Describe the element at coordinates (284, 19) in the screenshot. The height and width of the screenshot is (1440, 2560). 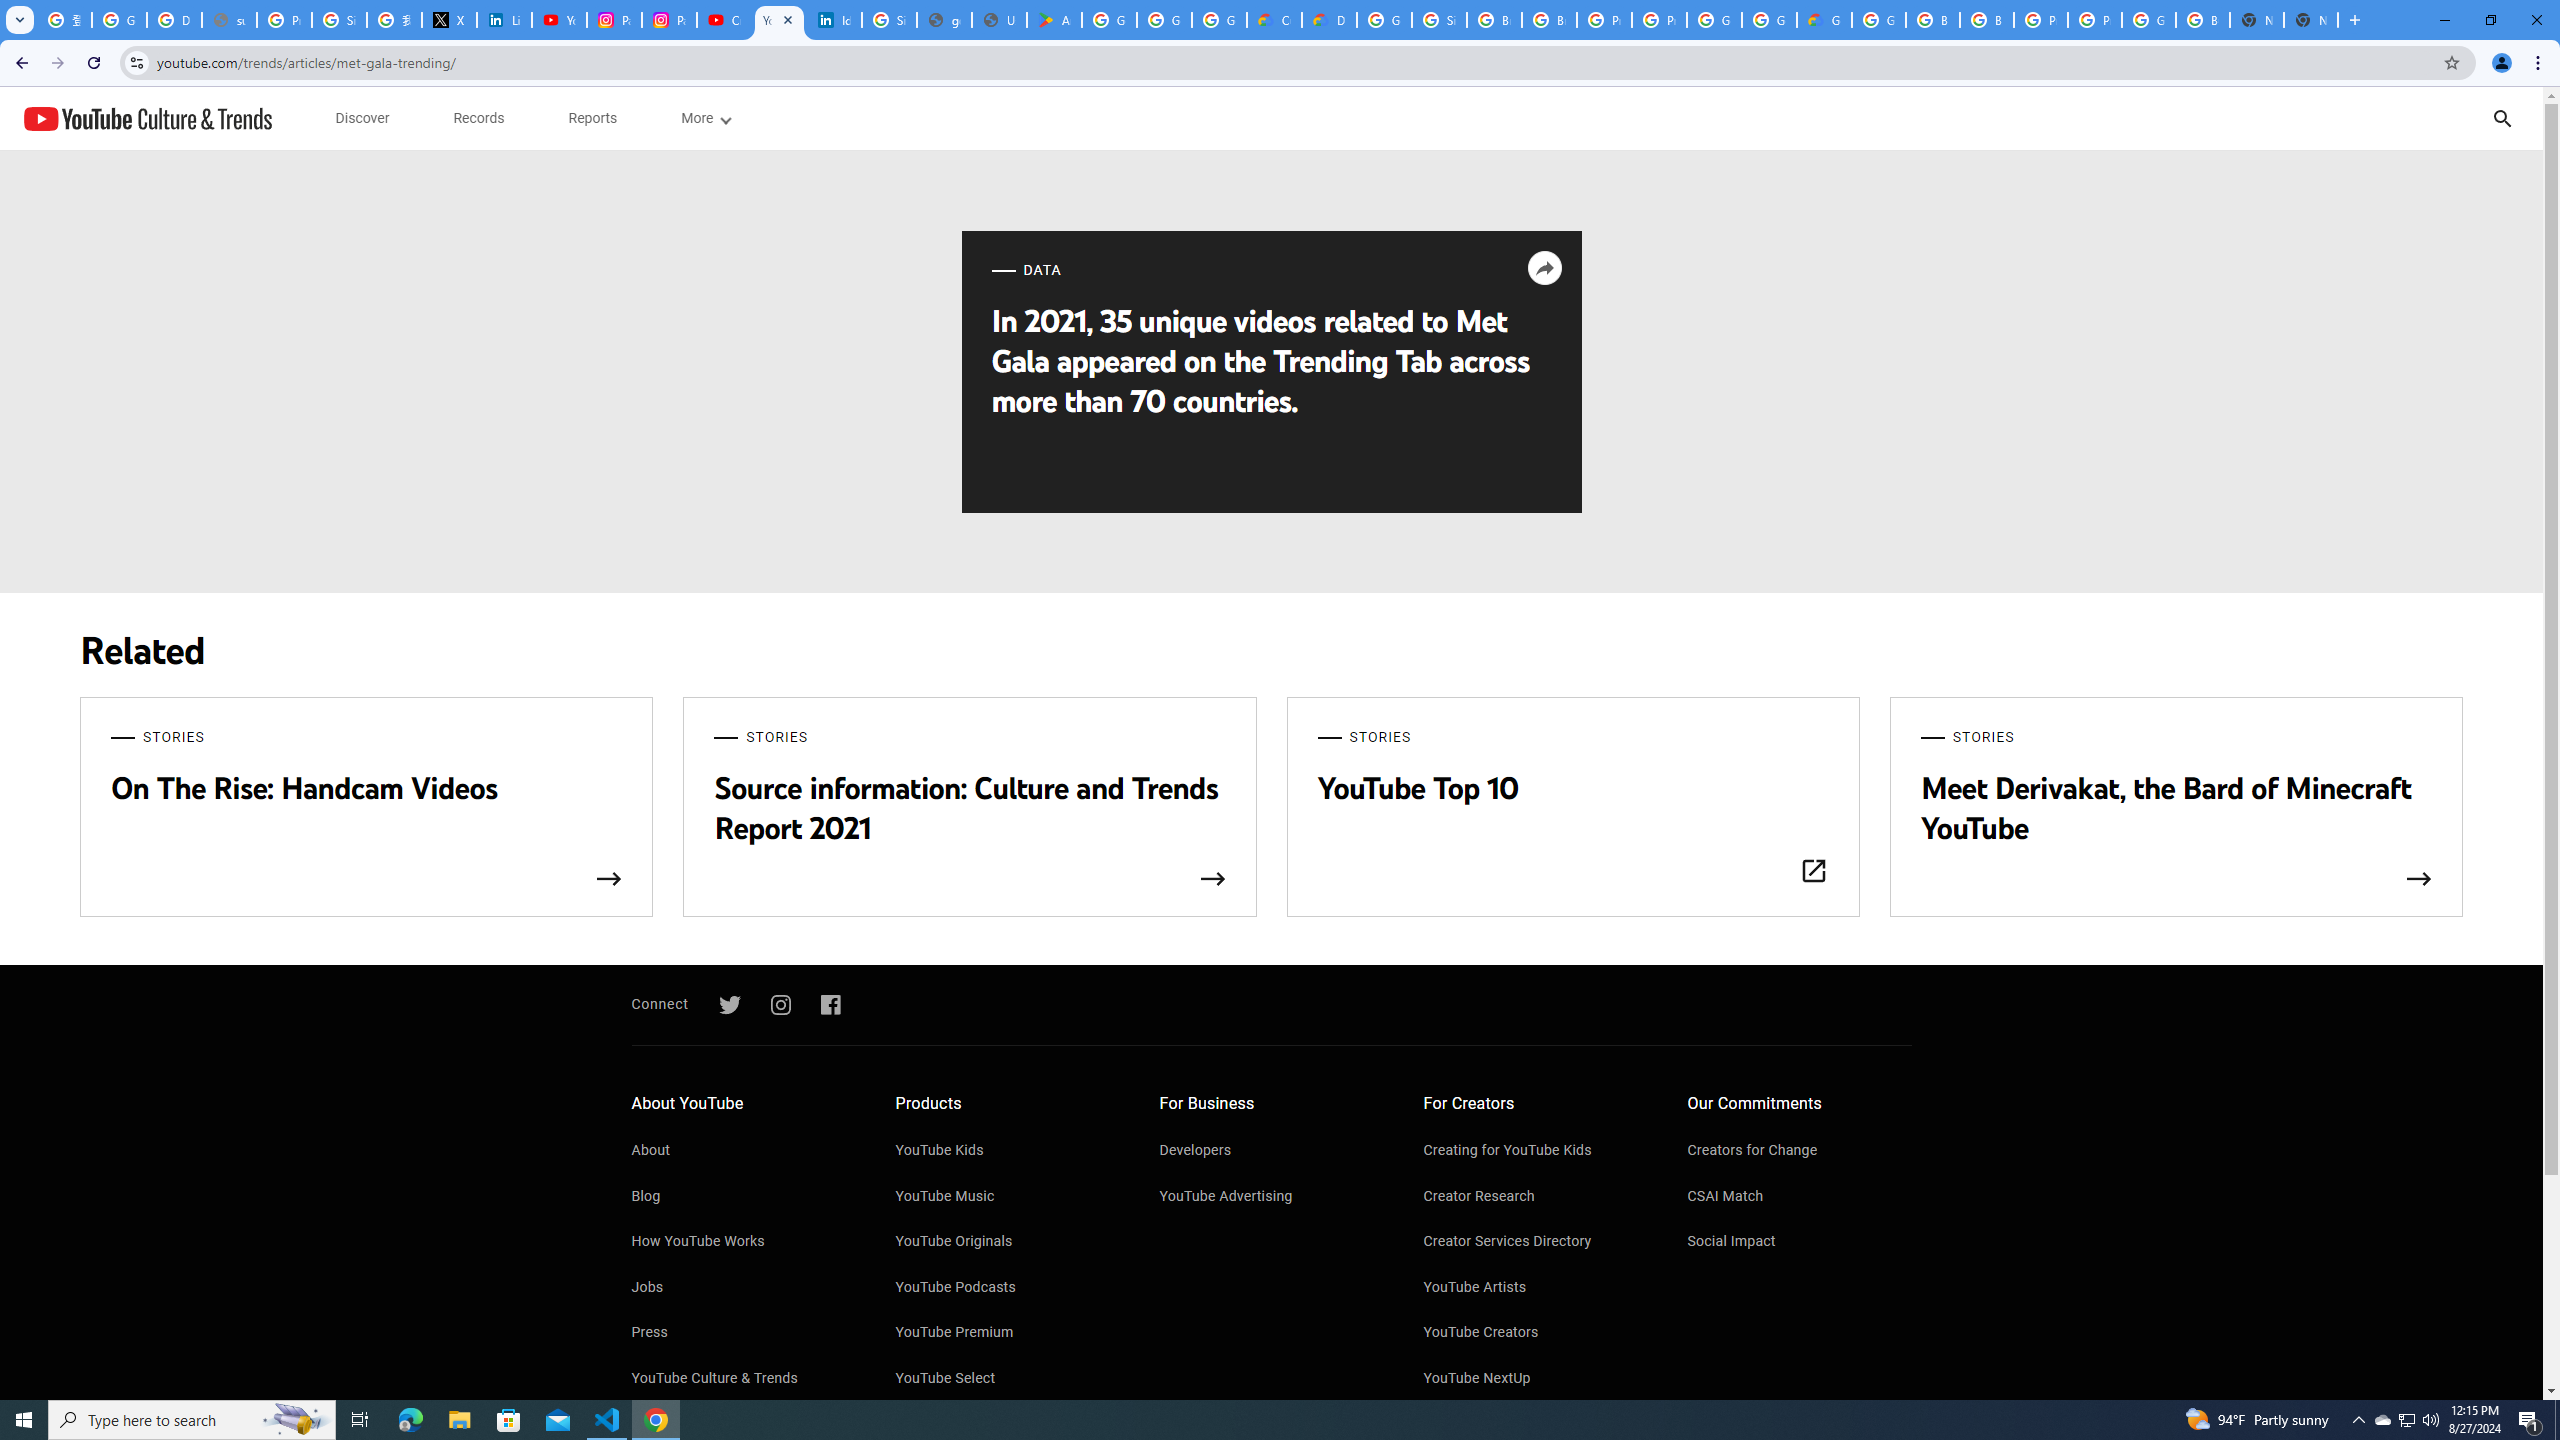
I see `'Privacy Help Center - Policies Help'` at that location.